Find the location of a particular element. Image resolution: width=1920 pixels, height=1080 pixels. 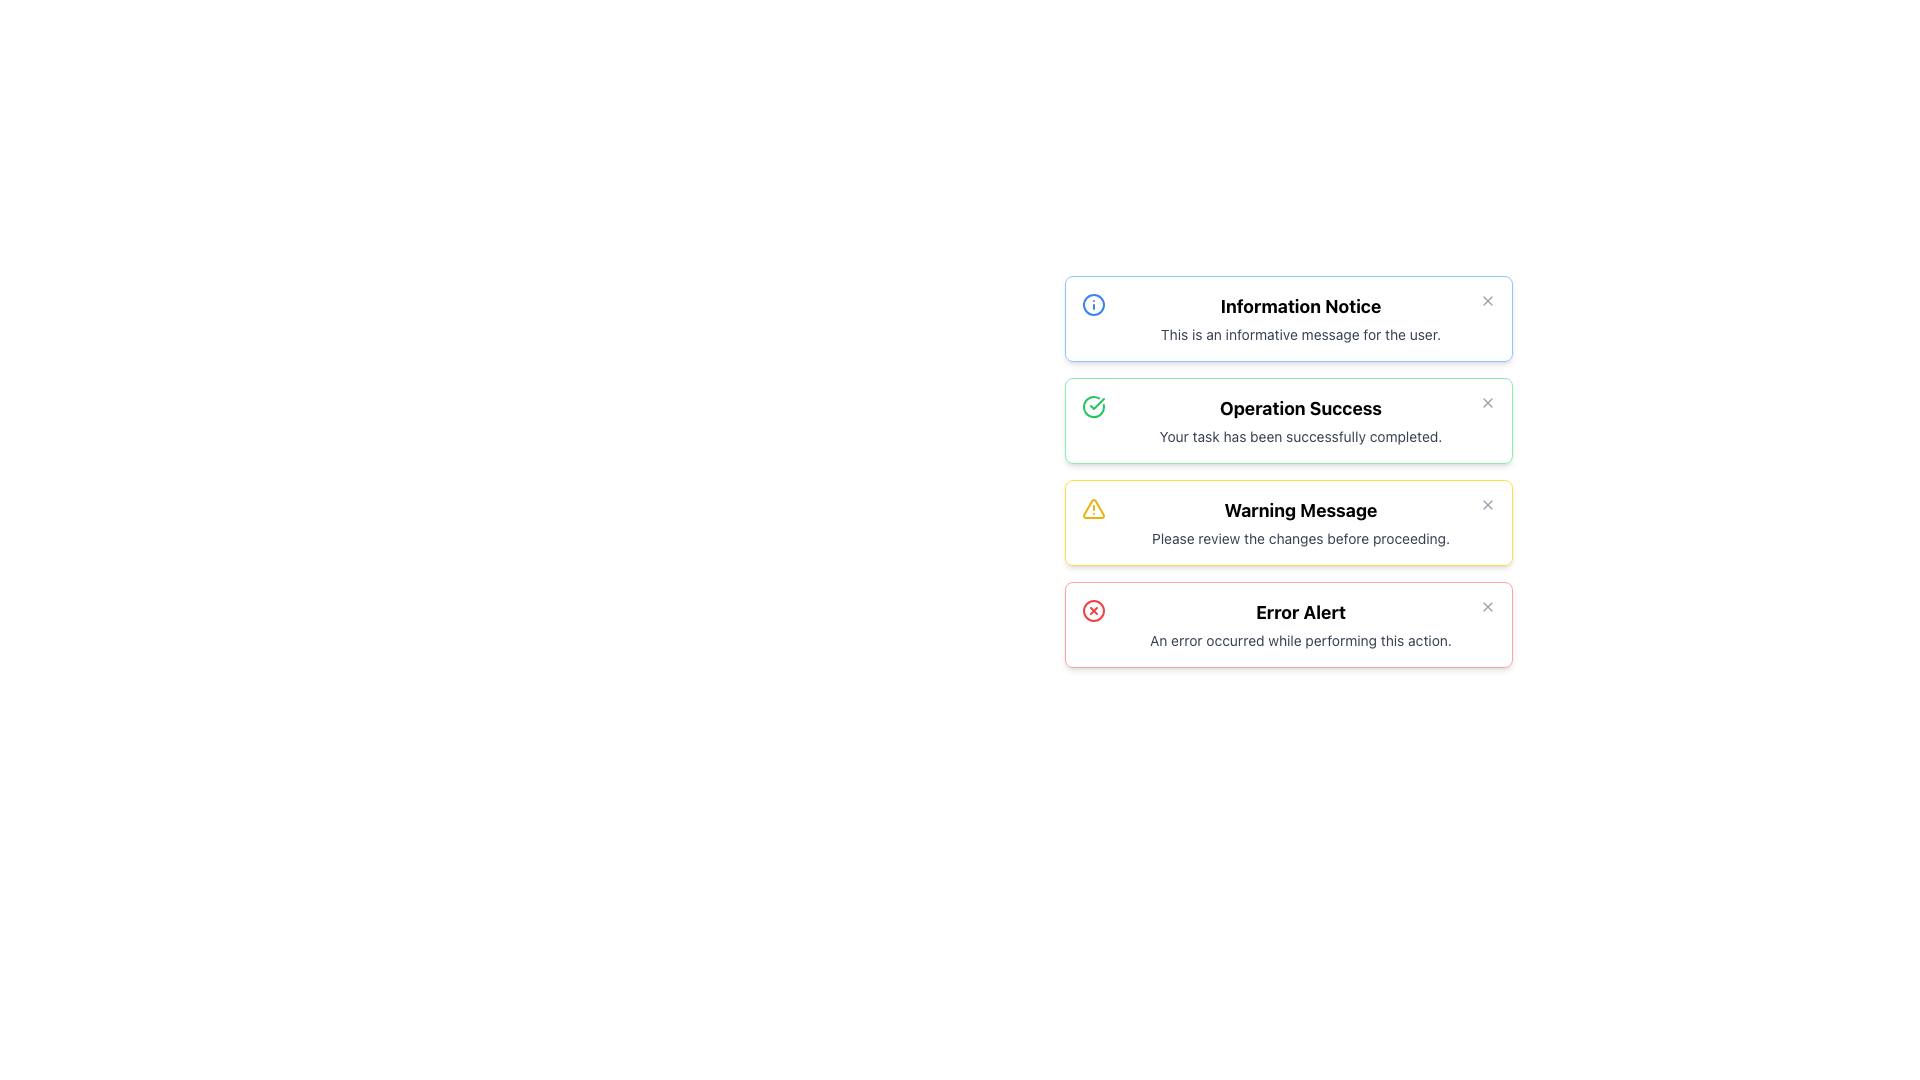

the Text Label that provides additional information in the 'Information Notice' notification card, located directly underneath the title 'Information Notice.' is located at coordinates (1300, 334).